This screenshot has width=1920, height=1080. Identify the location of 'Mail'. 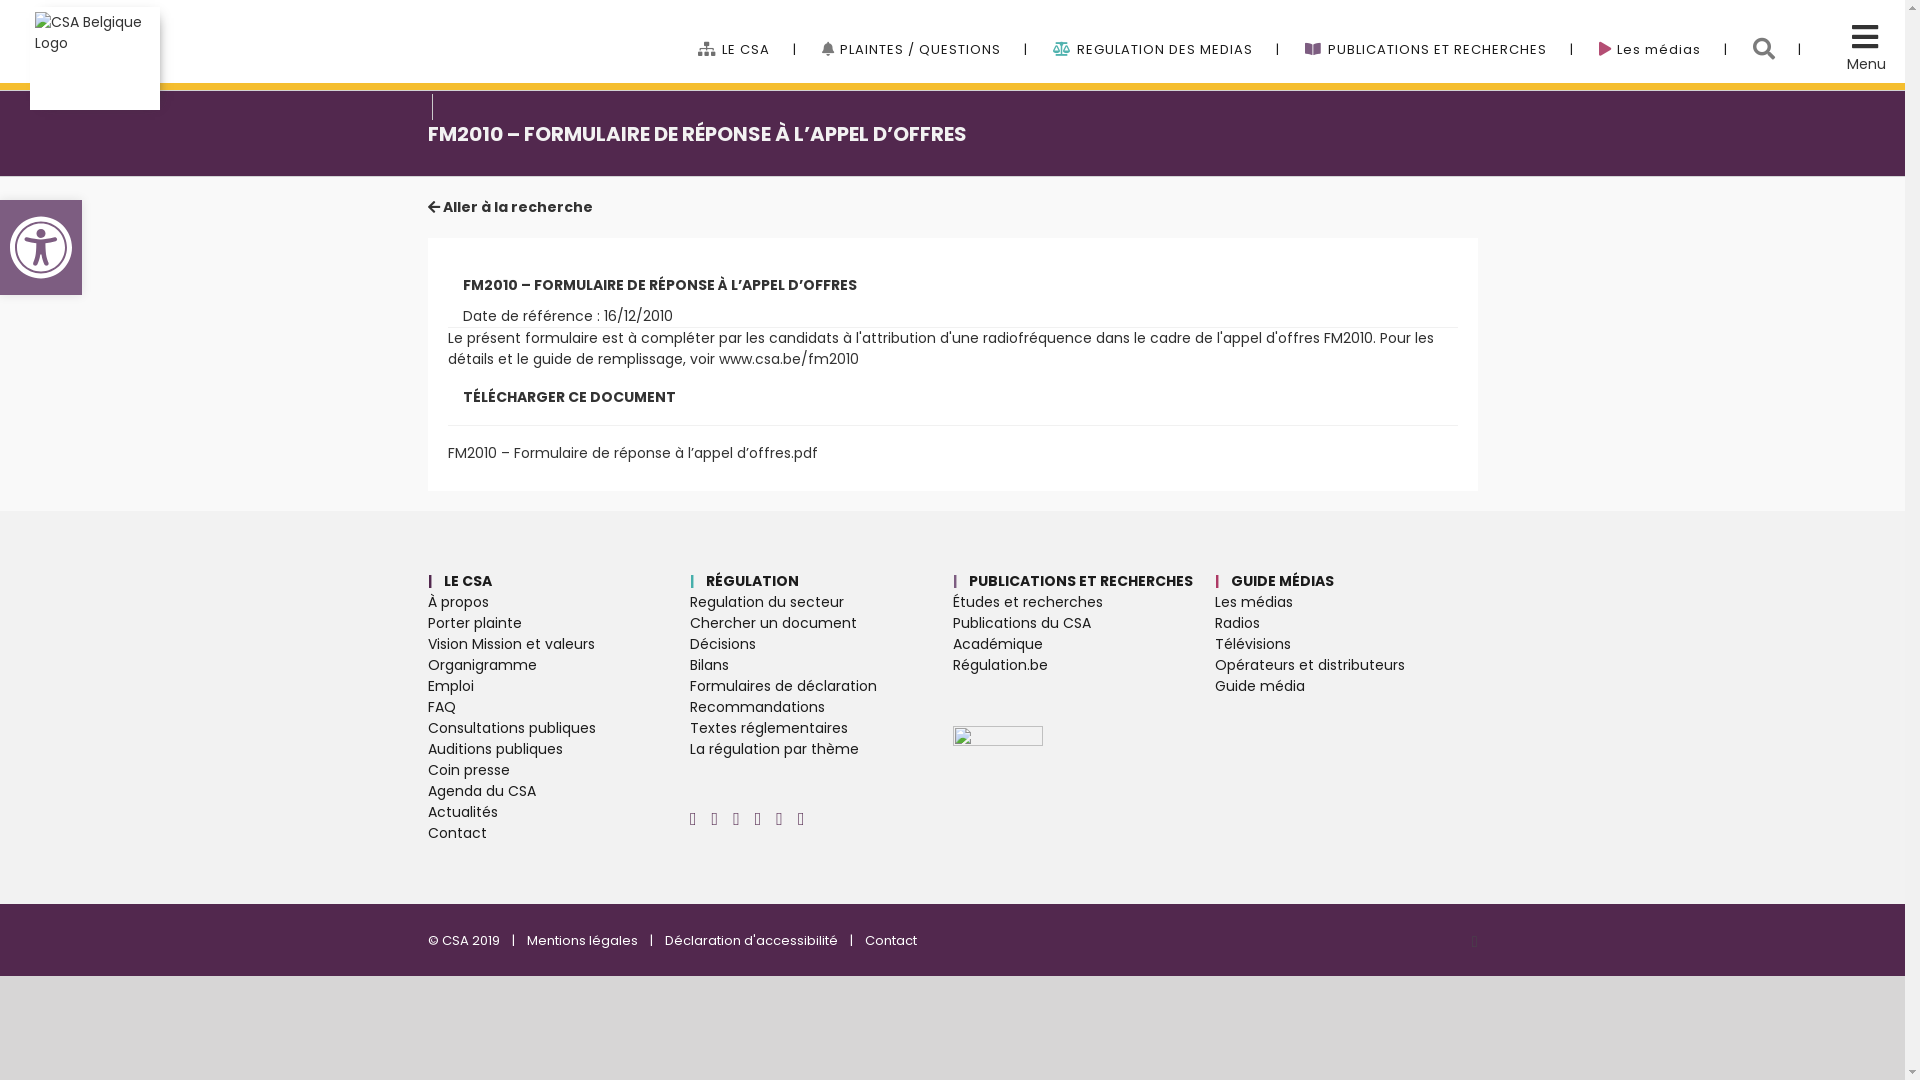
(801, 818).